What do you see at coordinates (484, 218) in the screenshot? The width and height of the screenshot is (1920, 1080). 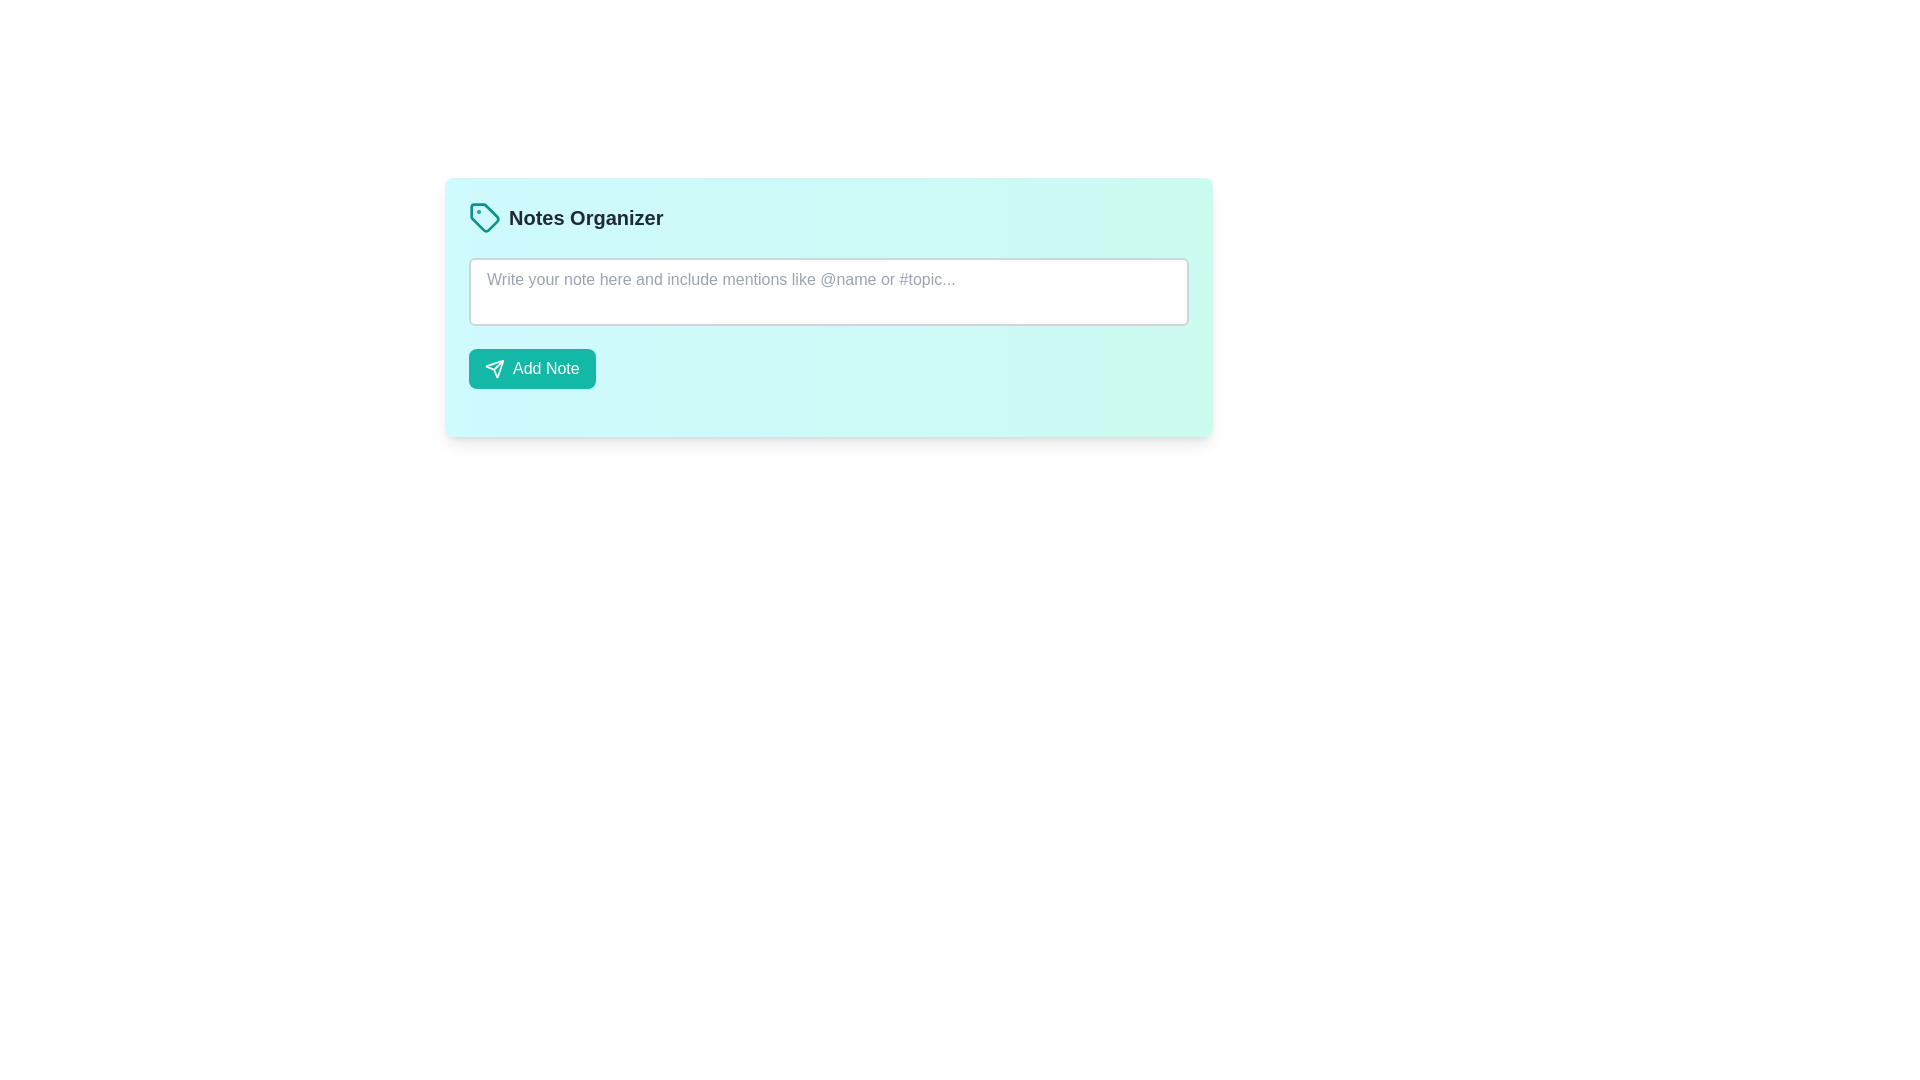 I see `the teal tag icon located to the left of the bold text title 'Notes Organizer'` at bounding box center [484, 218].